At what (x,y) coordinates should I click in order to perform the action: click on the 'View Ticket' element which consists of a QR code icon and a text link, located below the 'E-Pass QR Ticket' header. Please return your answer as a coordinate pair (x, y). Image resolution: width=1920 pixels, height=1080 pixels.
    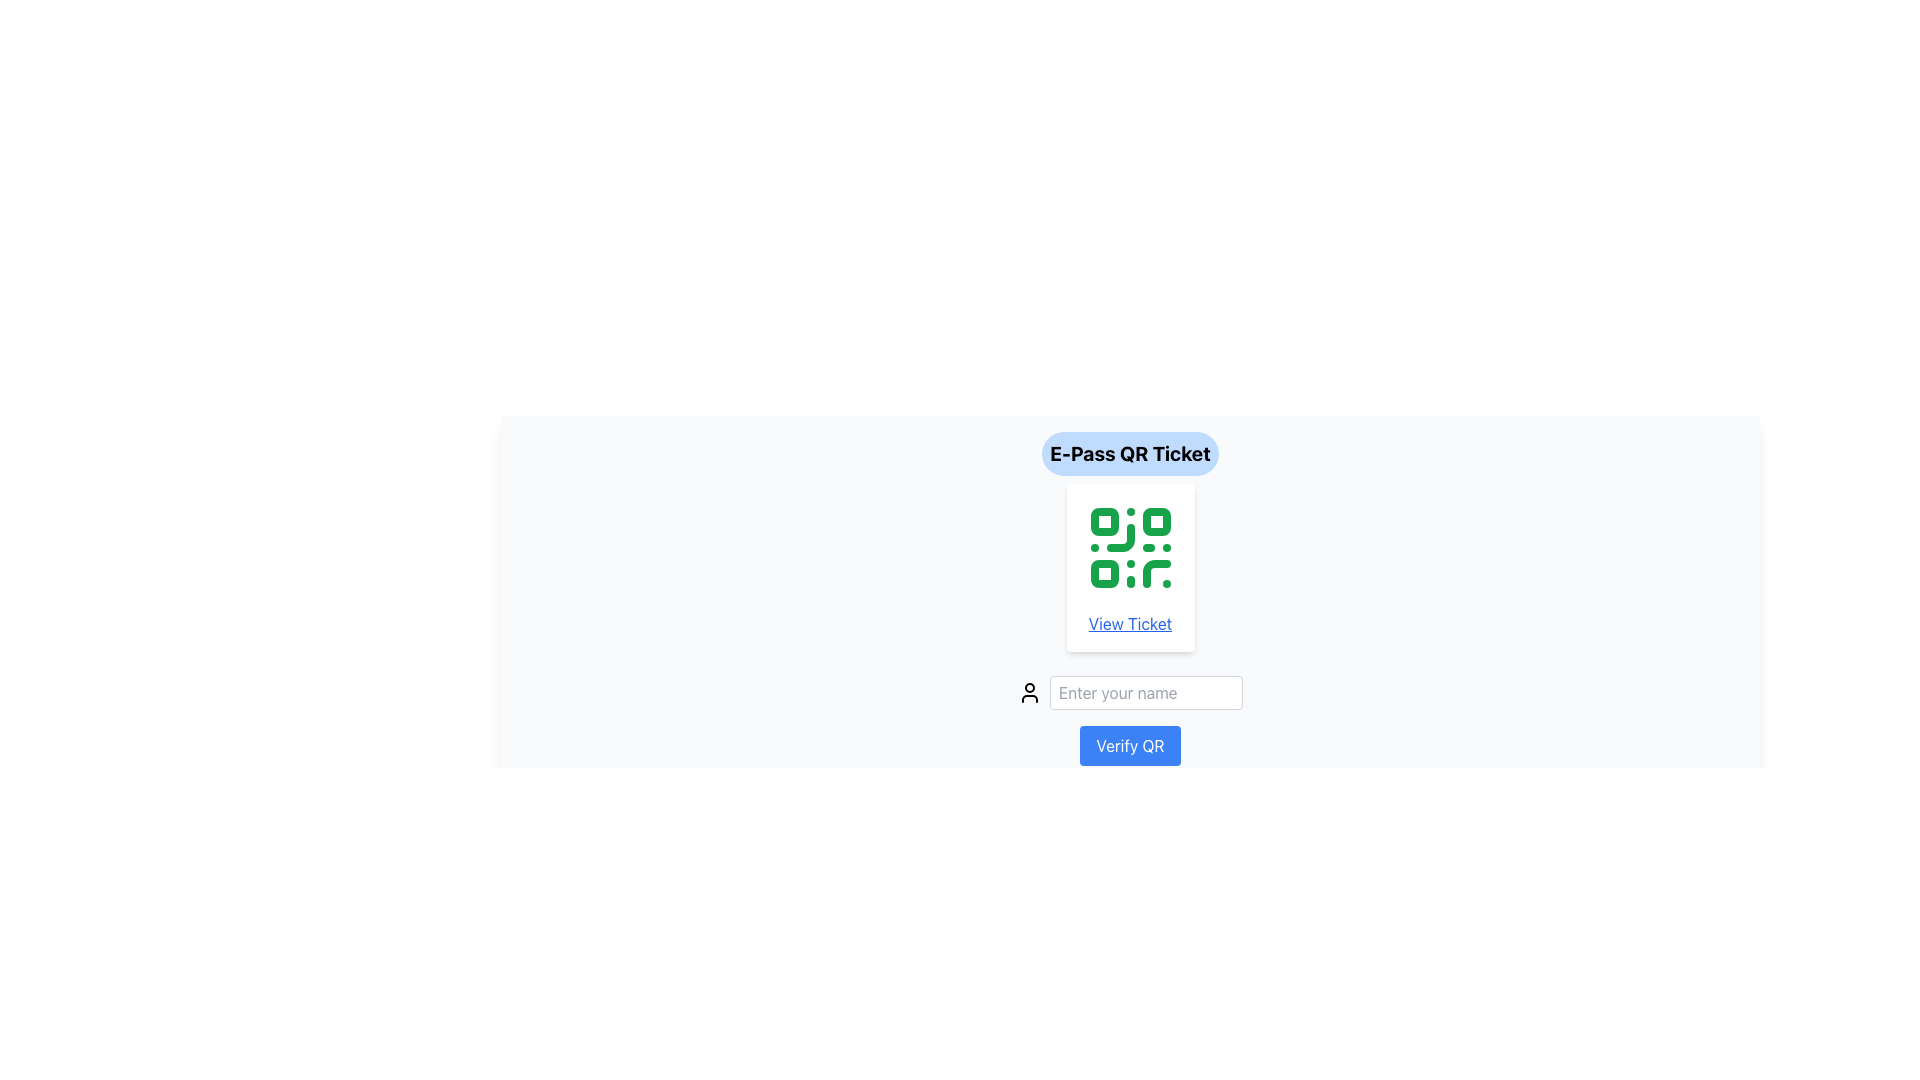
    Looking at the image, I should click on (1130, 567).